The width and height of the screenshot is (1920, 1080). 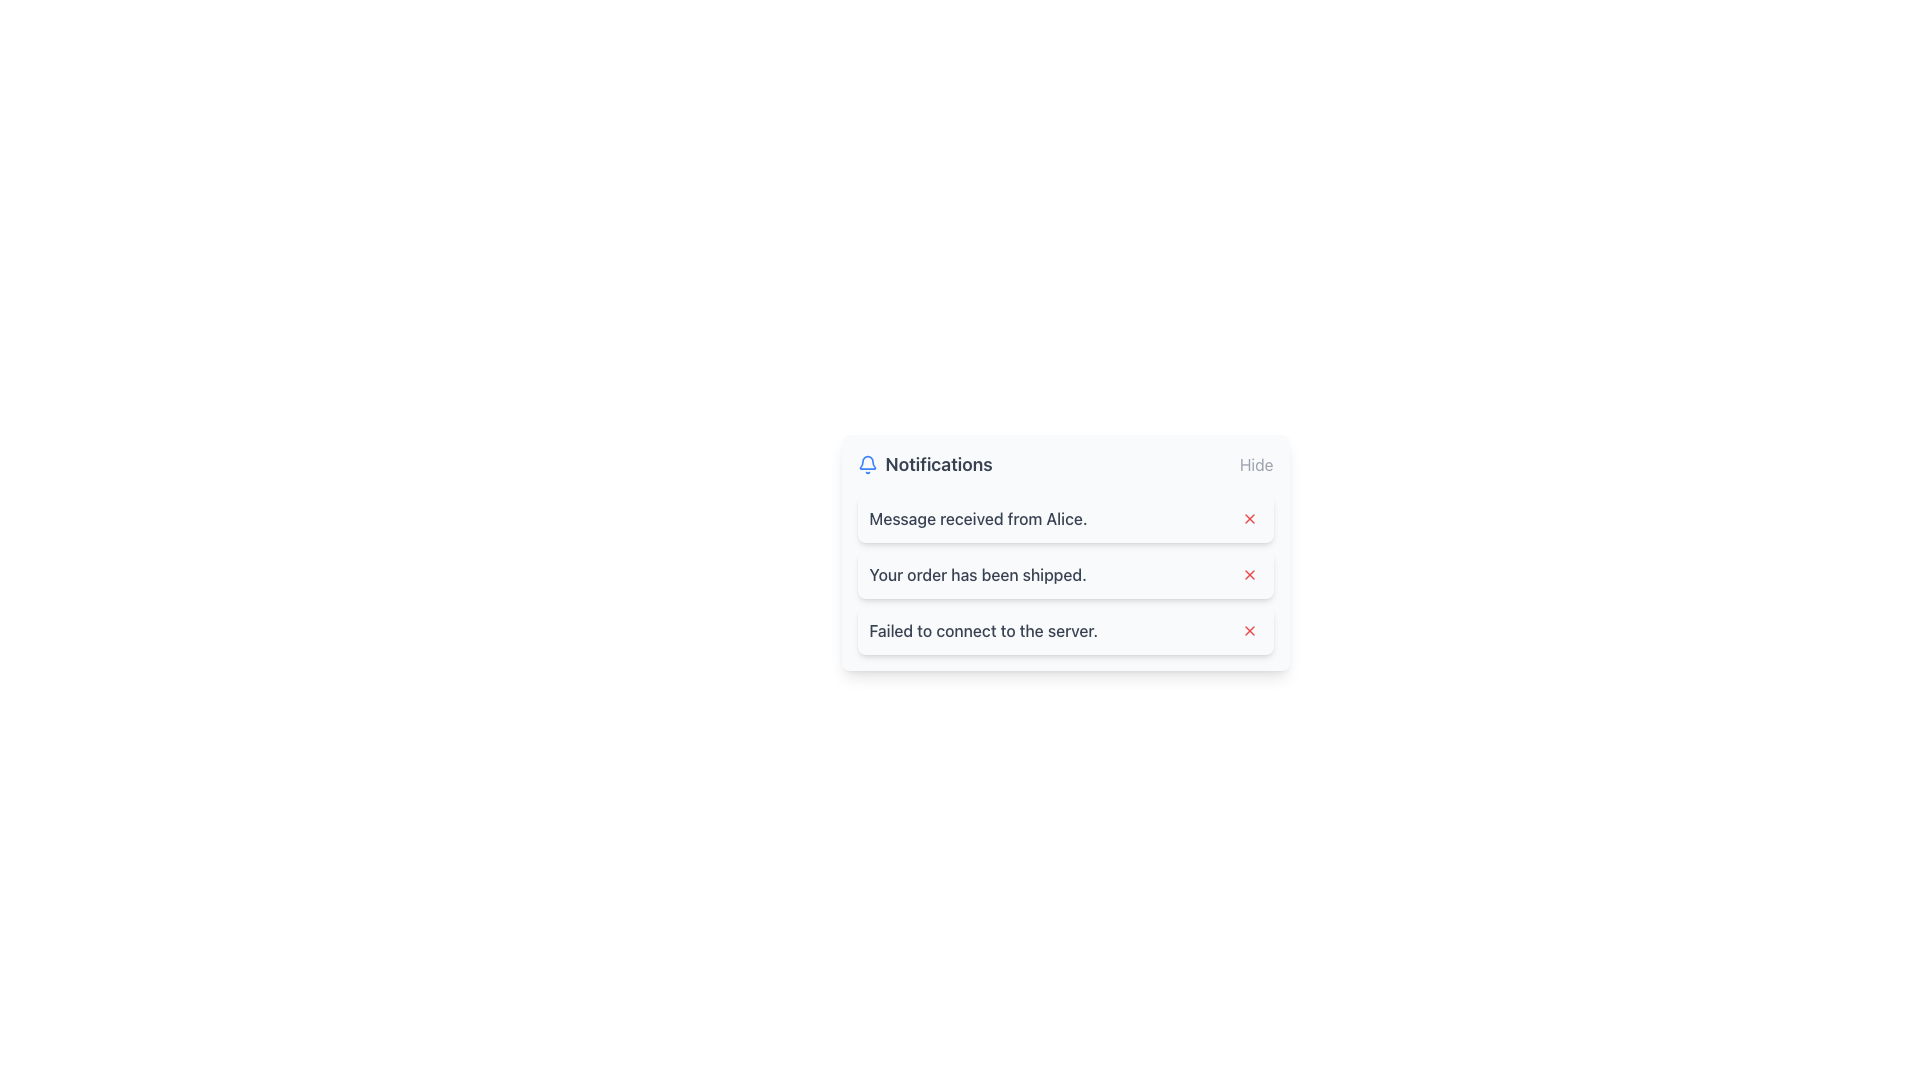 What do you see at coordinates (1255, 465) in the screenshot?
I see `the 'Hide' text label located in the top-right corner of the Notifications panel to hide the panel` at bounding box center [1255, 465].